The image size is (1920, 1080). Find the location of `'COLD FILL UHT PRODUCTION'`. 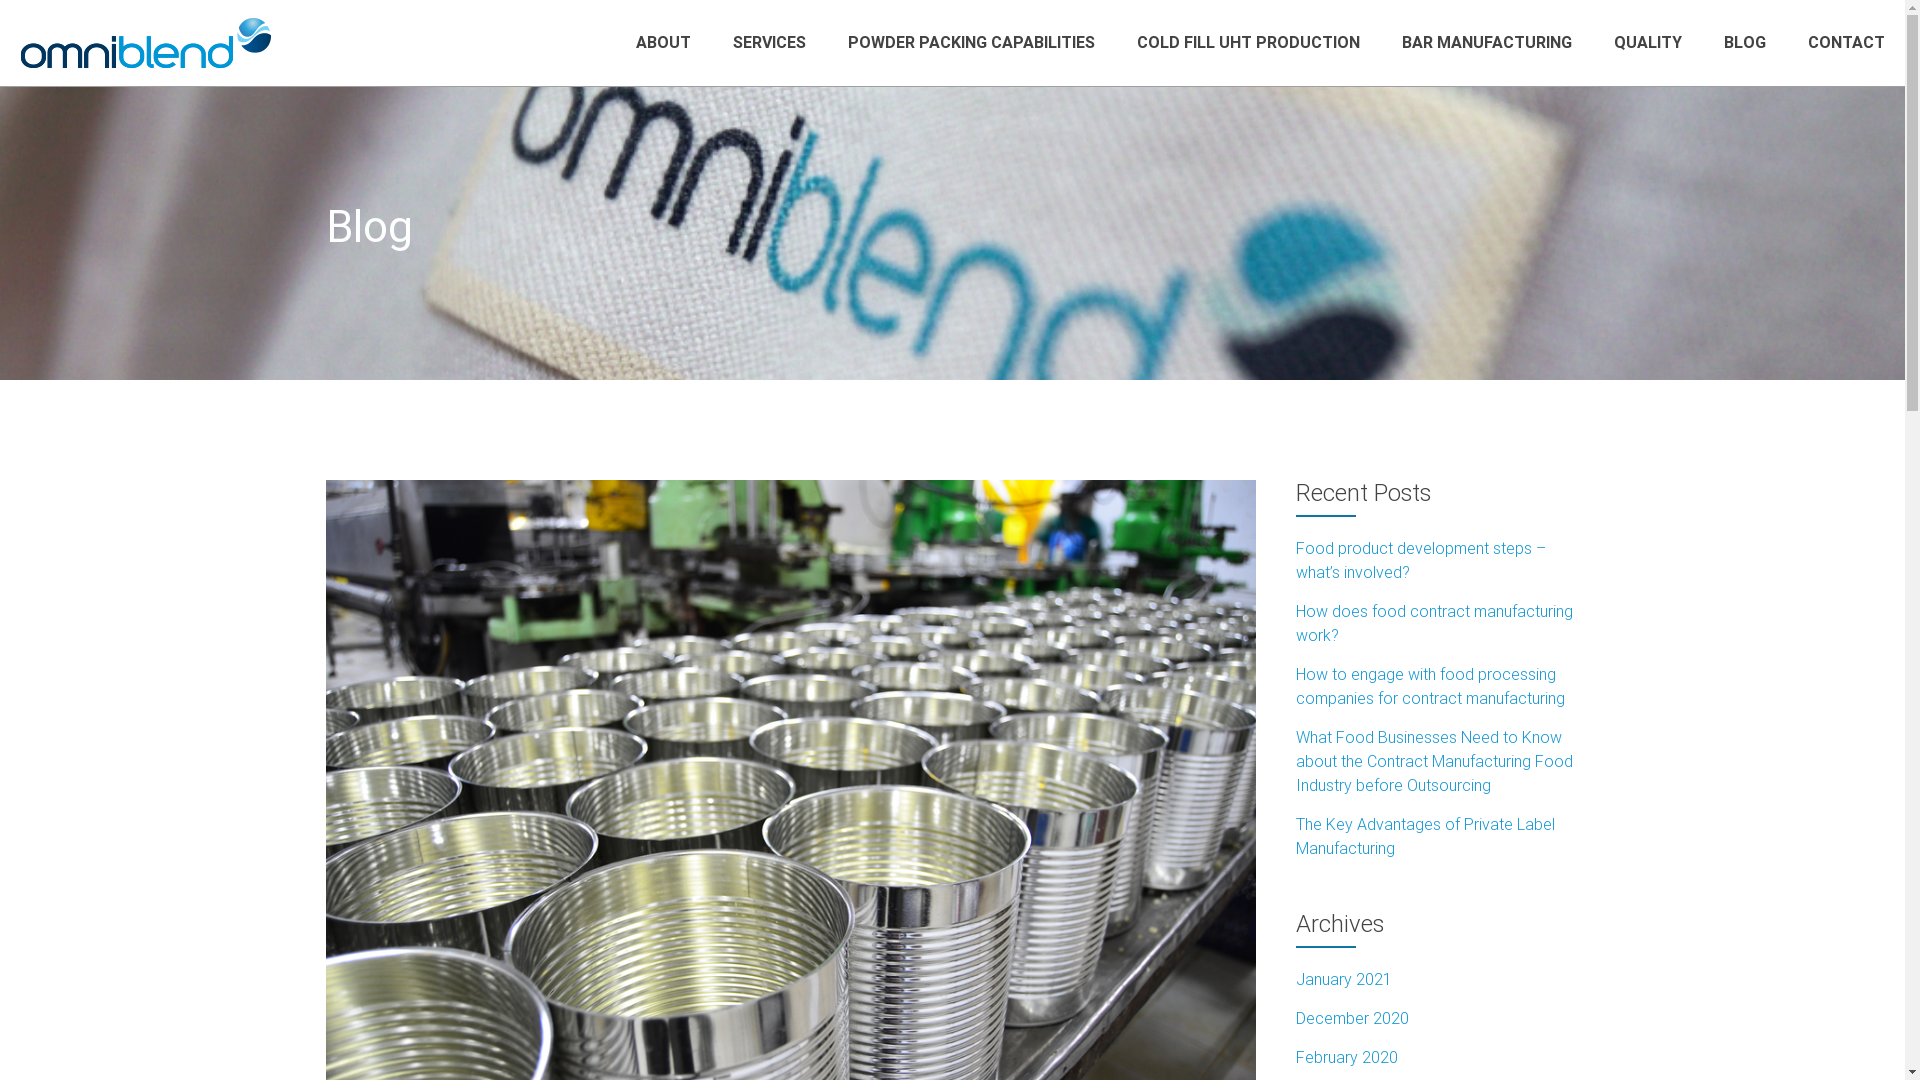

'COLD FILL UHT PRODUCTION' is located at coordinates (1247, 42).